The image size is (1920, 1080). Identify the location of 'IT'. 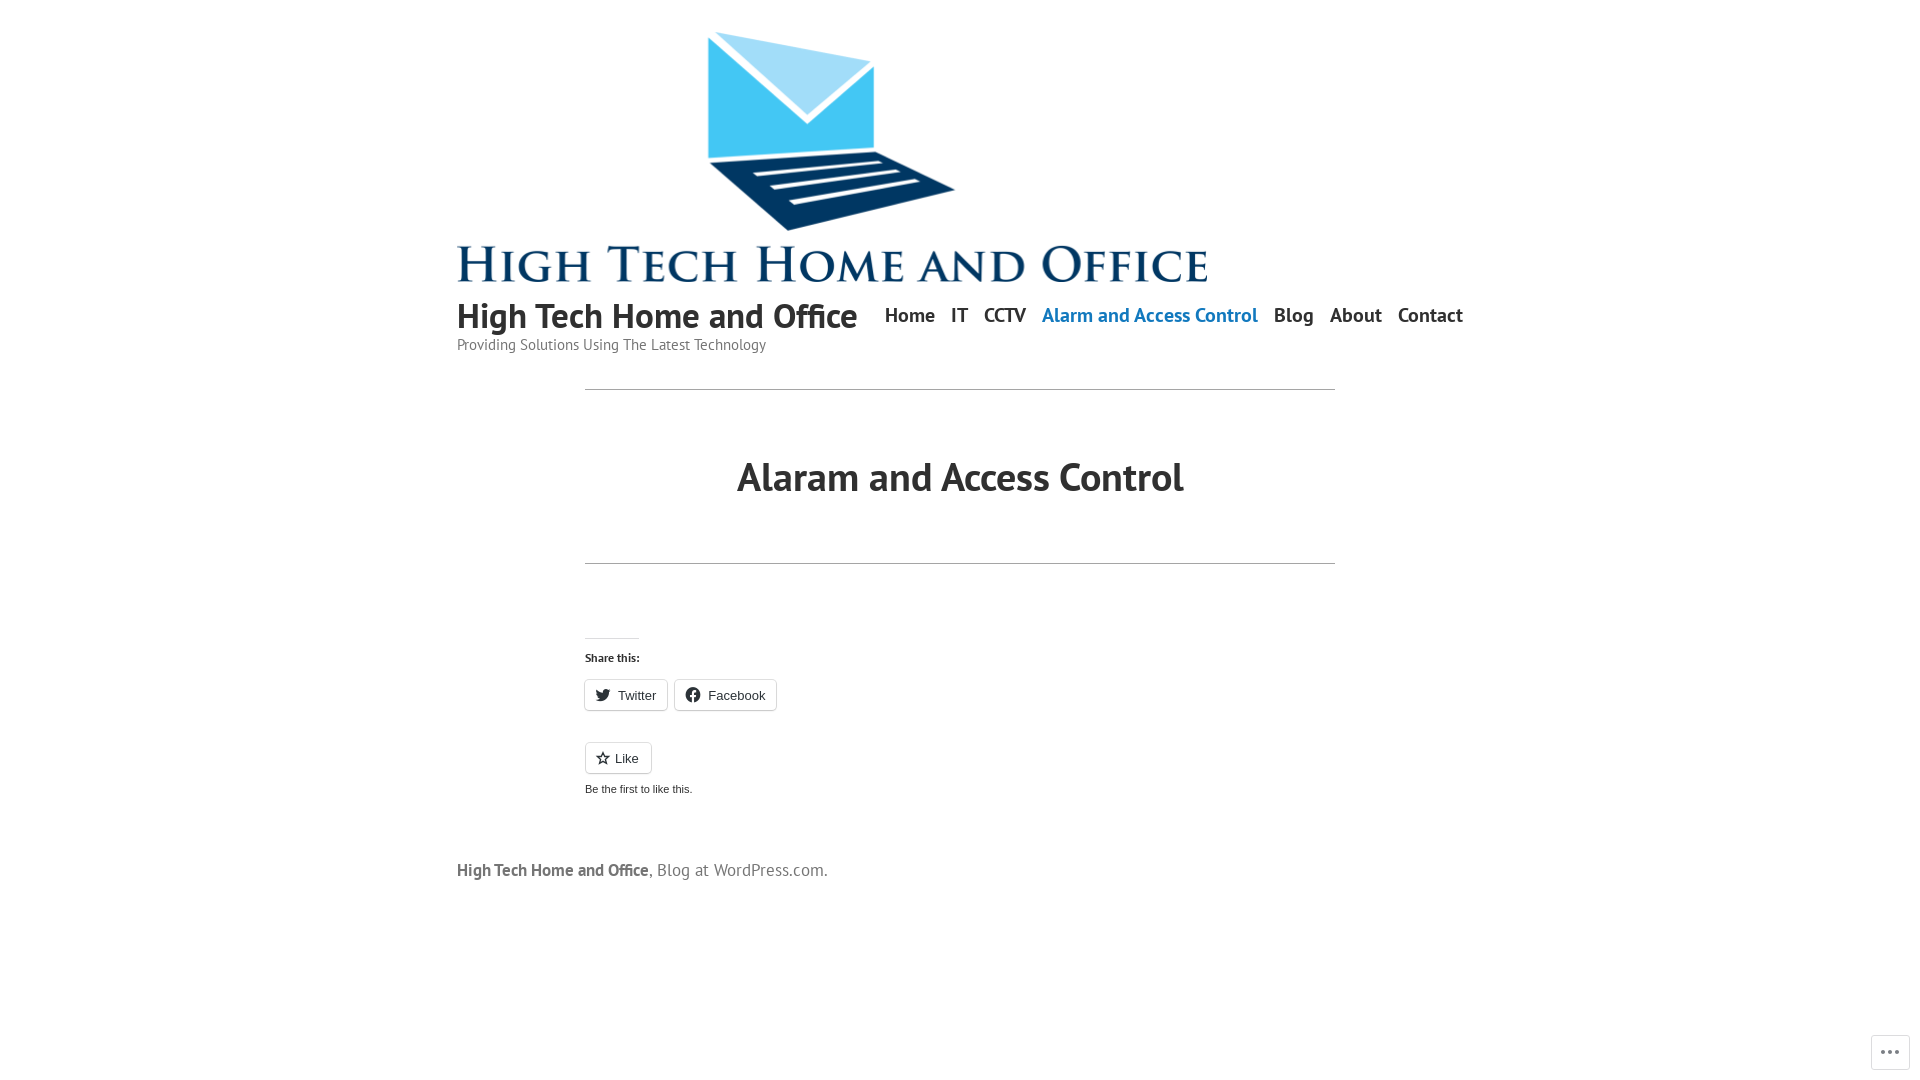
(958, 315).